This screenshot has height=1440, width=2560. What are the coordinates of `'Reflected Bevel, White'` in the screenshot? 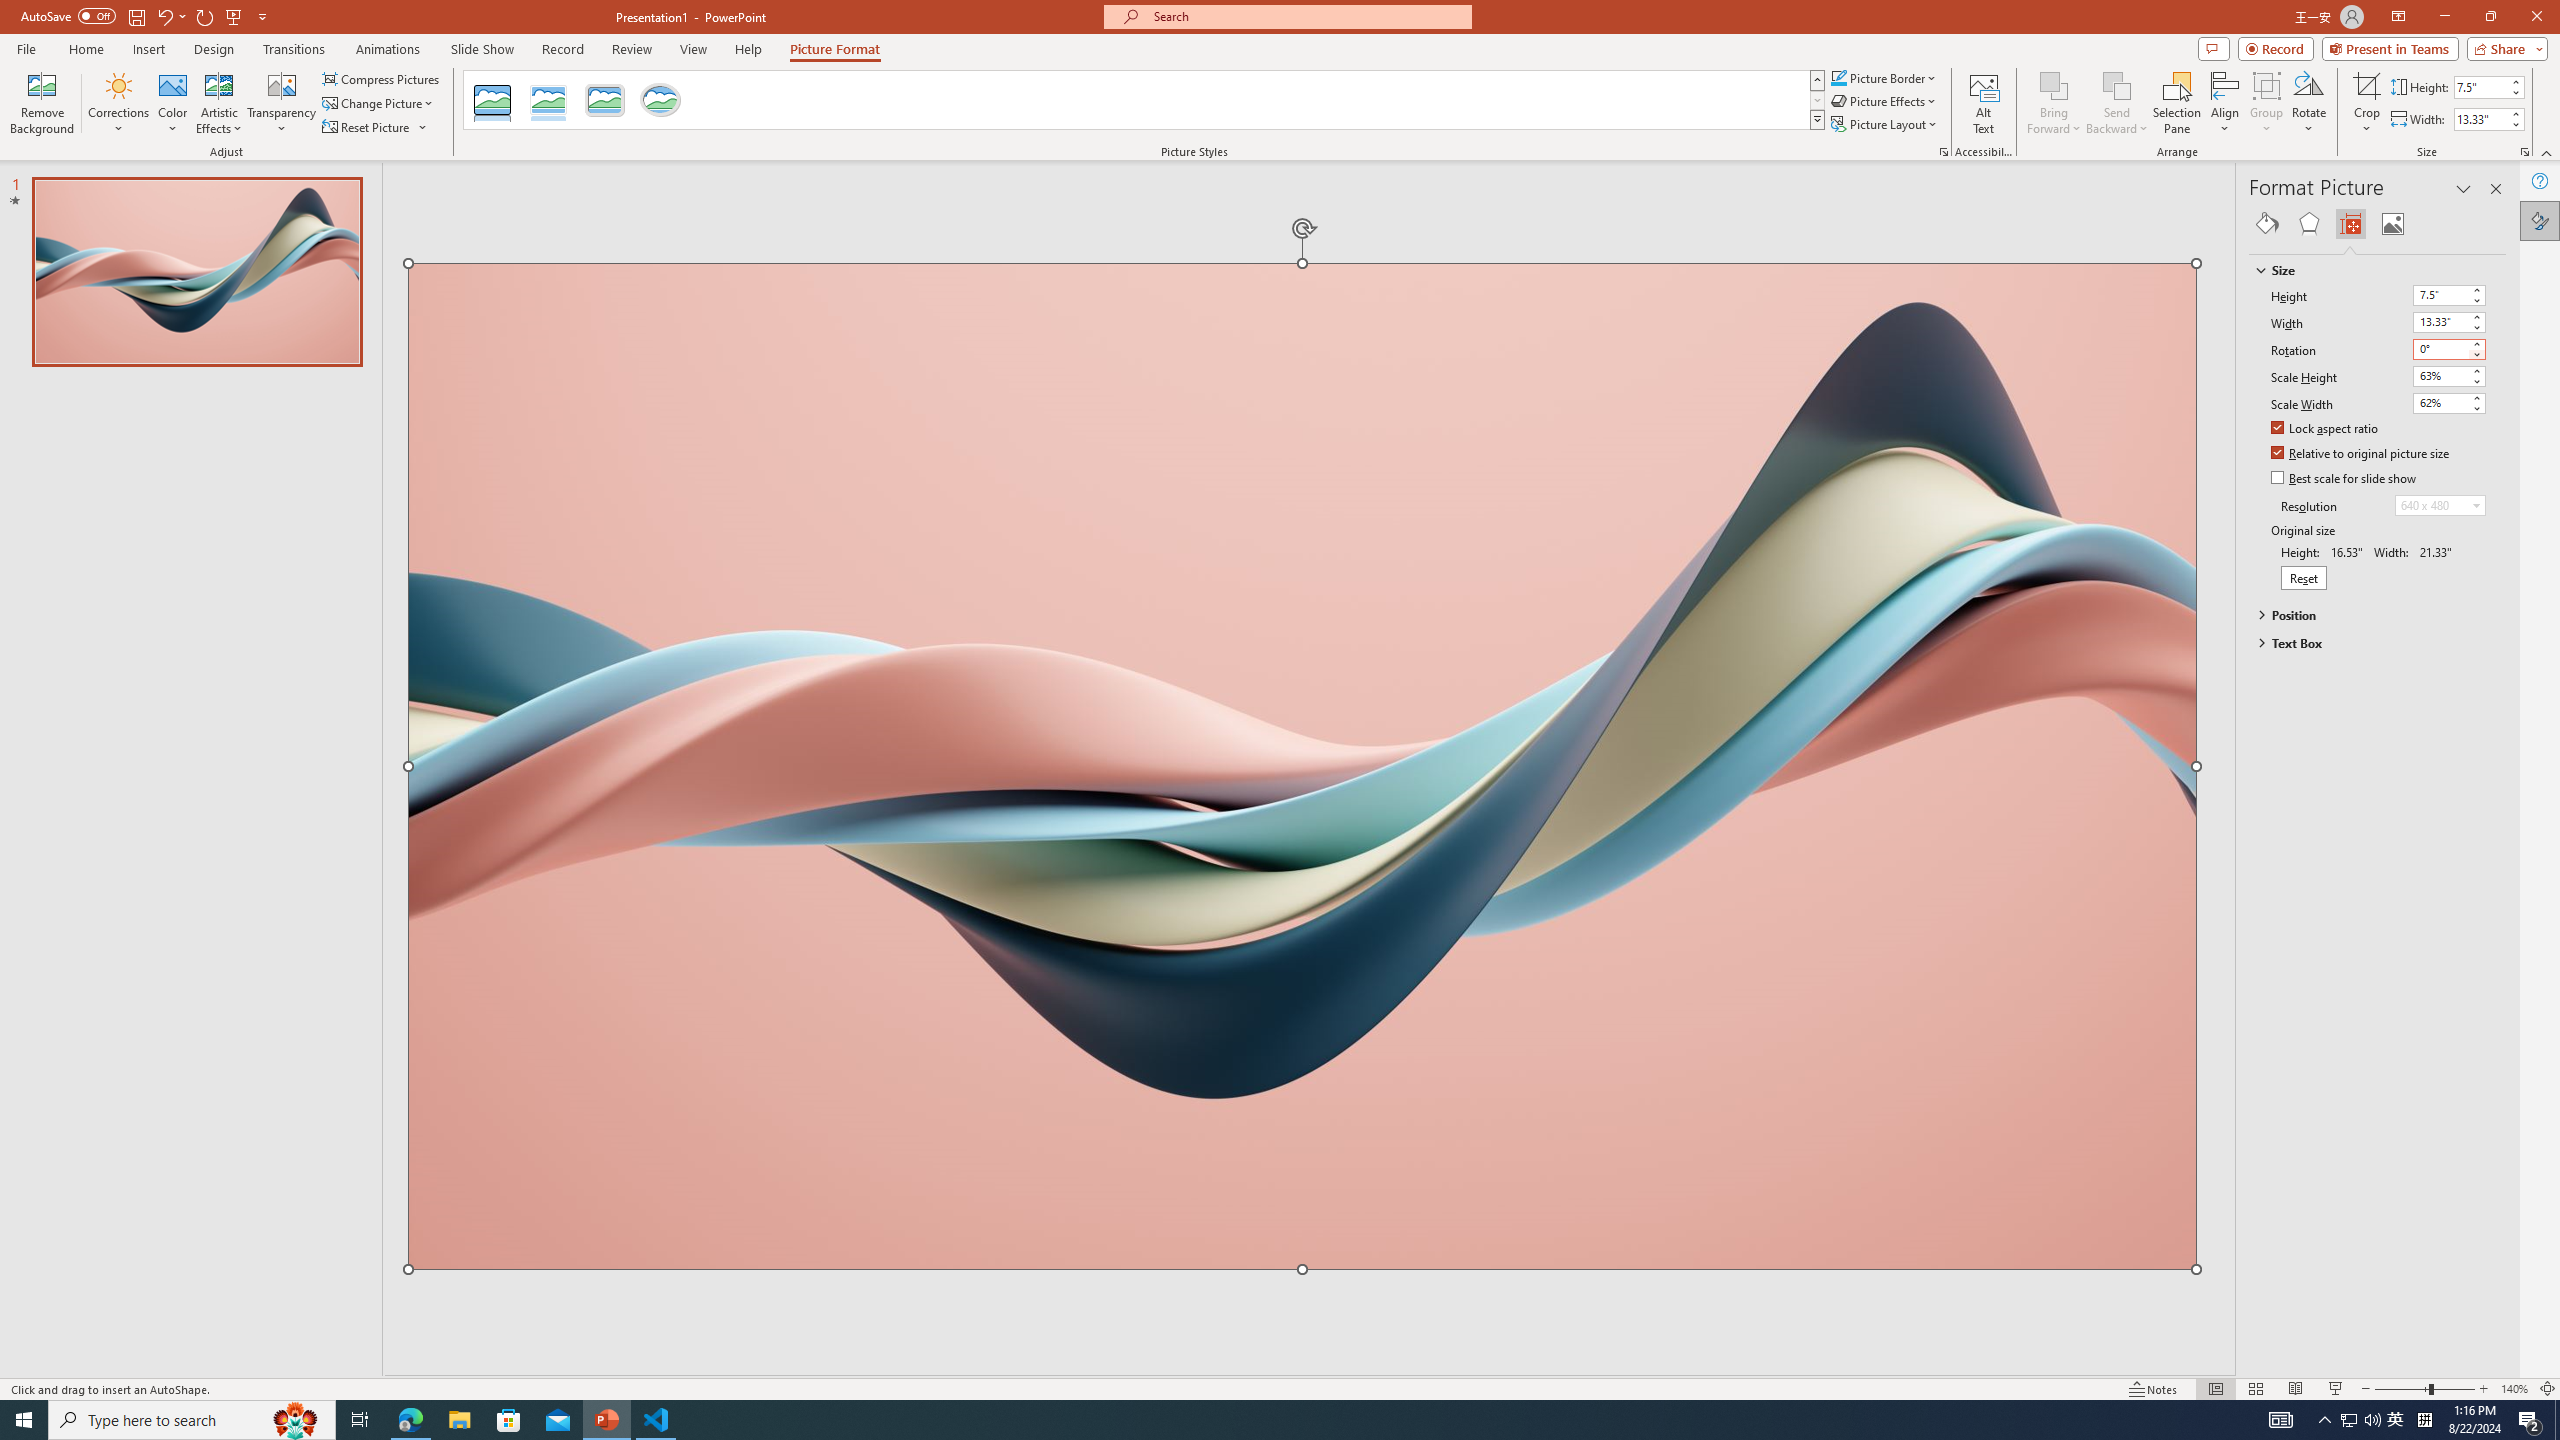 It's located at (549, 99).